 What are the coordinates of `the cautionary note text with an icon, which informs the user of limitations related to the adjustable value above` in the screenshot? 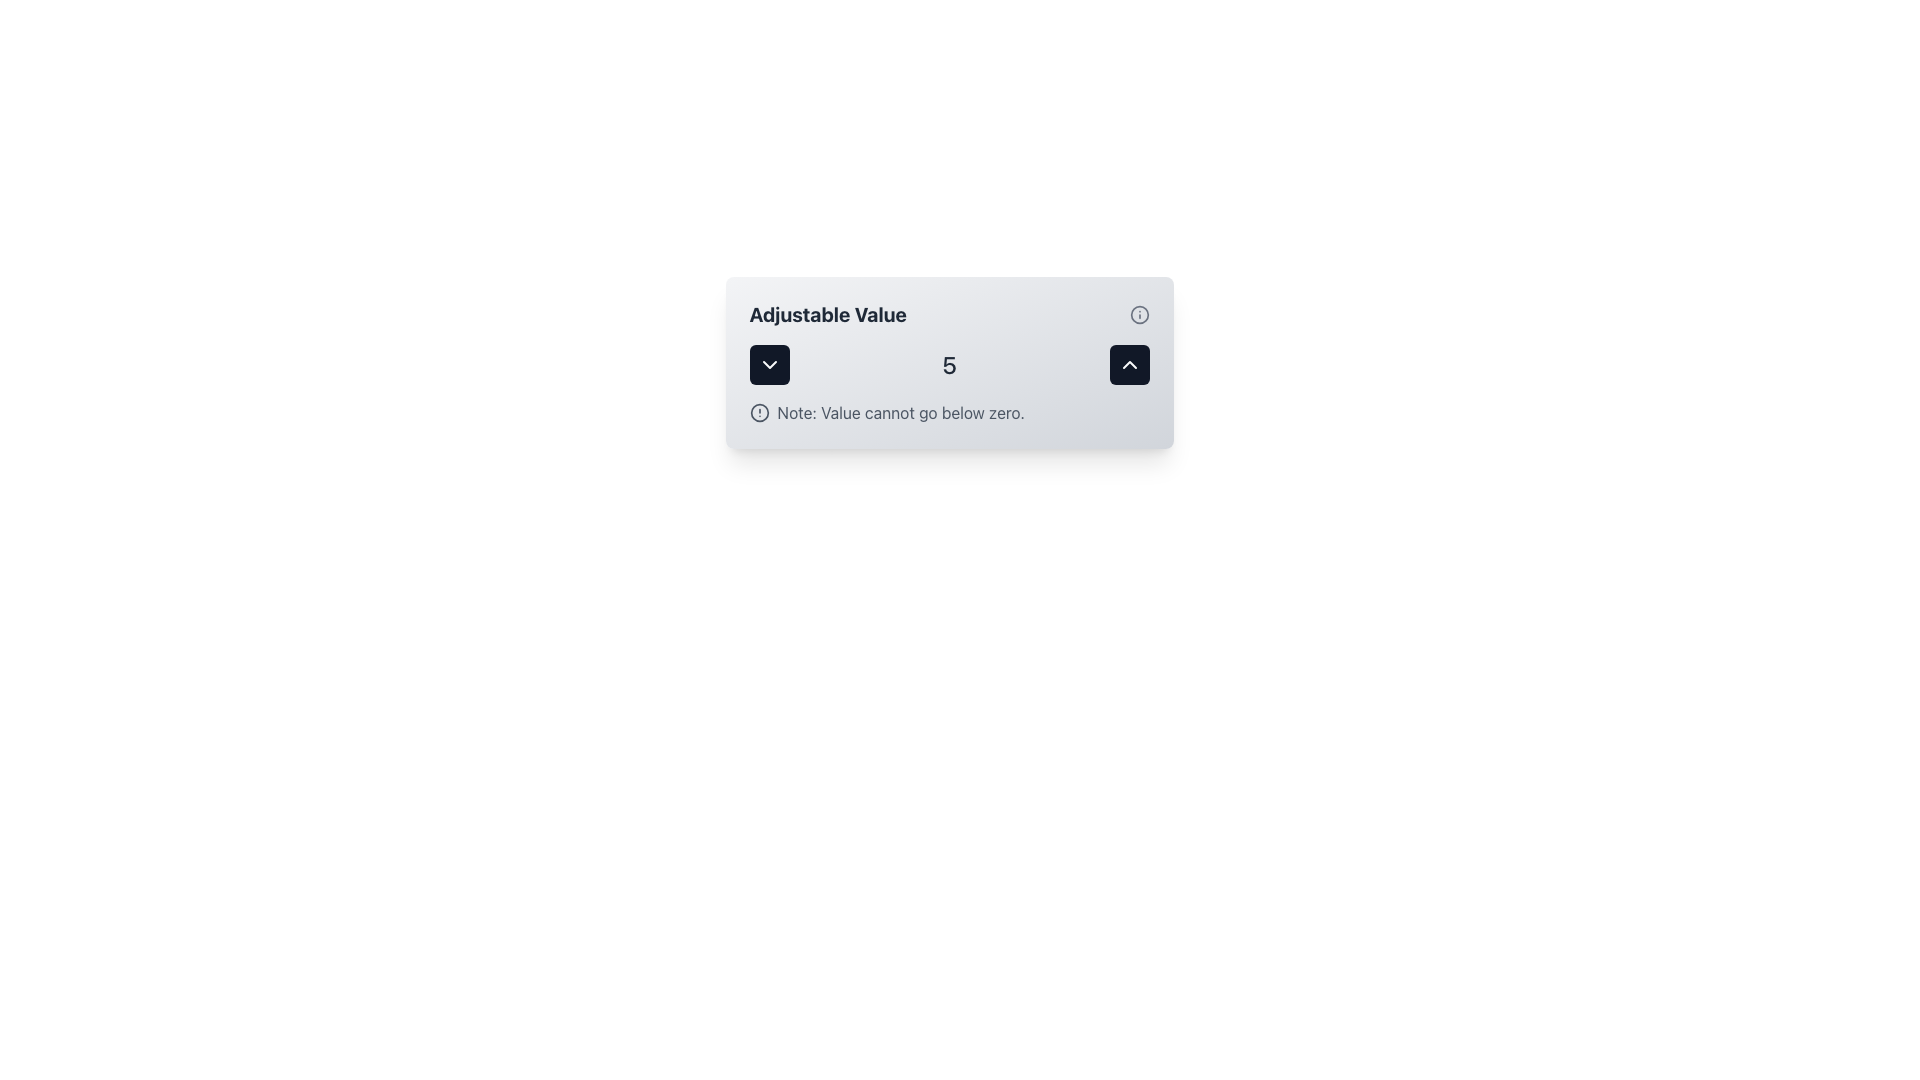 It's located at (948, 411).